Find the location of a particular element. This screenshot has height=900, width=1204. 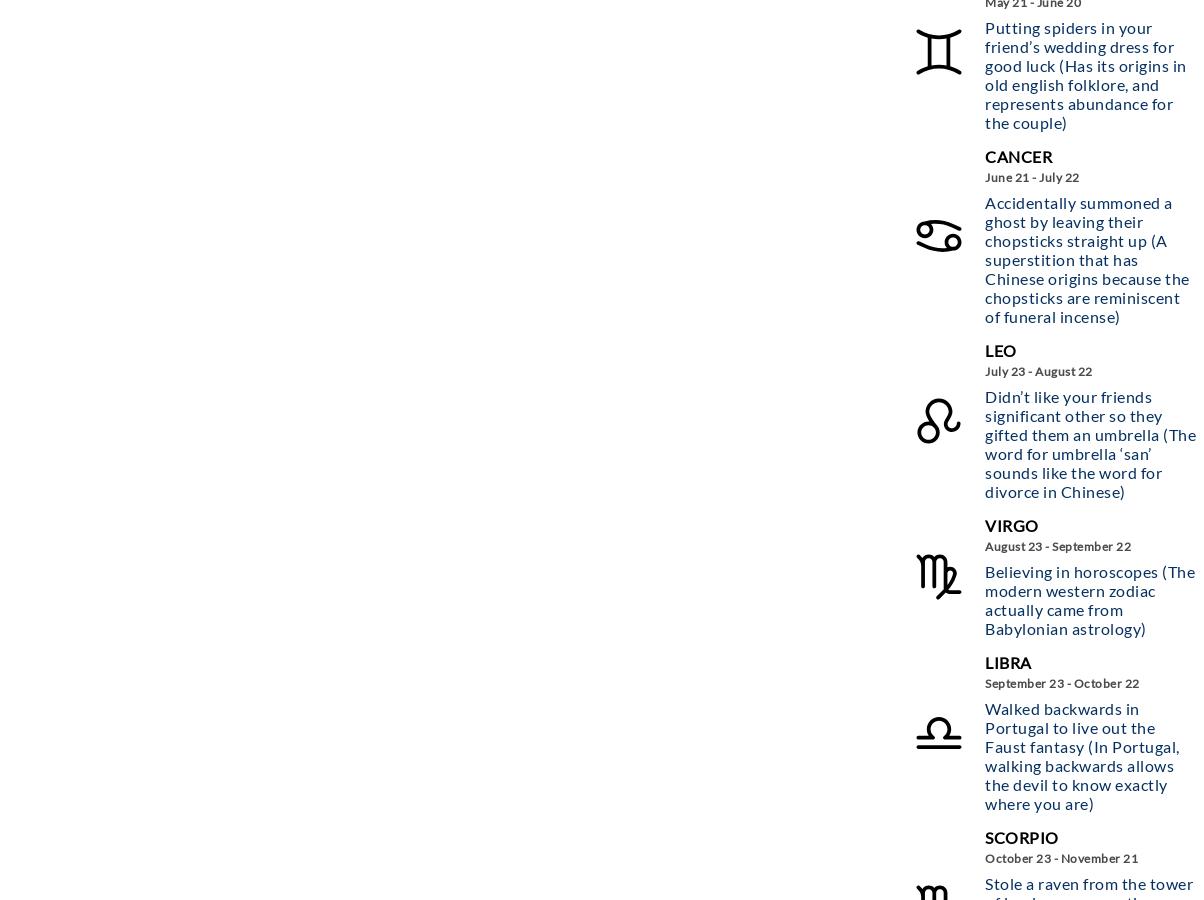

'October 23 - November 21' is located at coordinates (1061, 857).